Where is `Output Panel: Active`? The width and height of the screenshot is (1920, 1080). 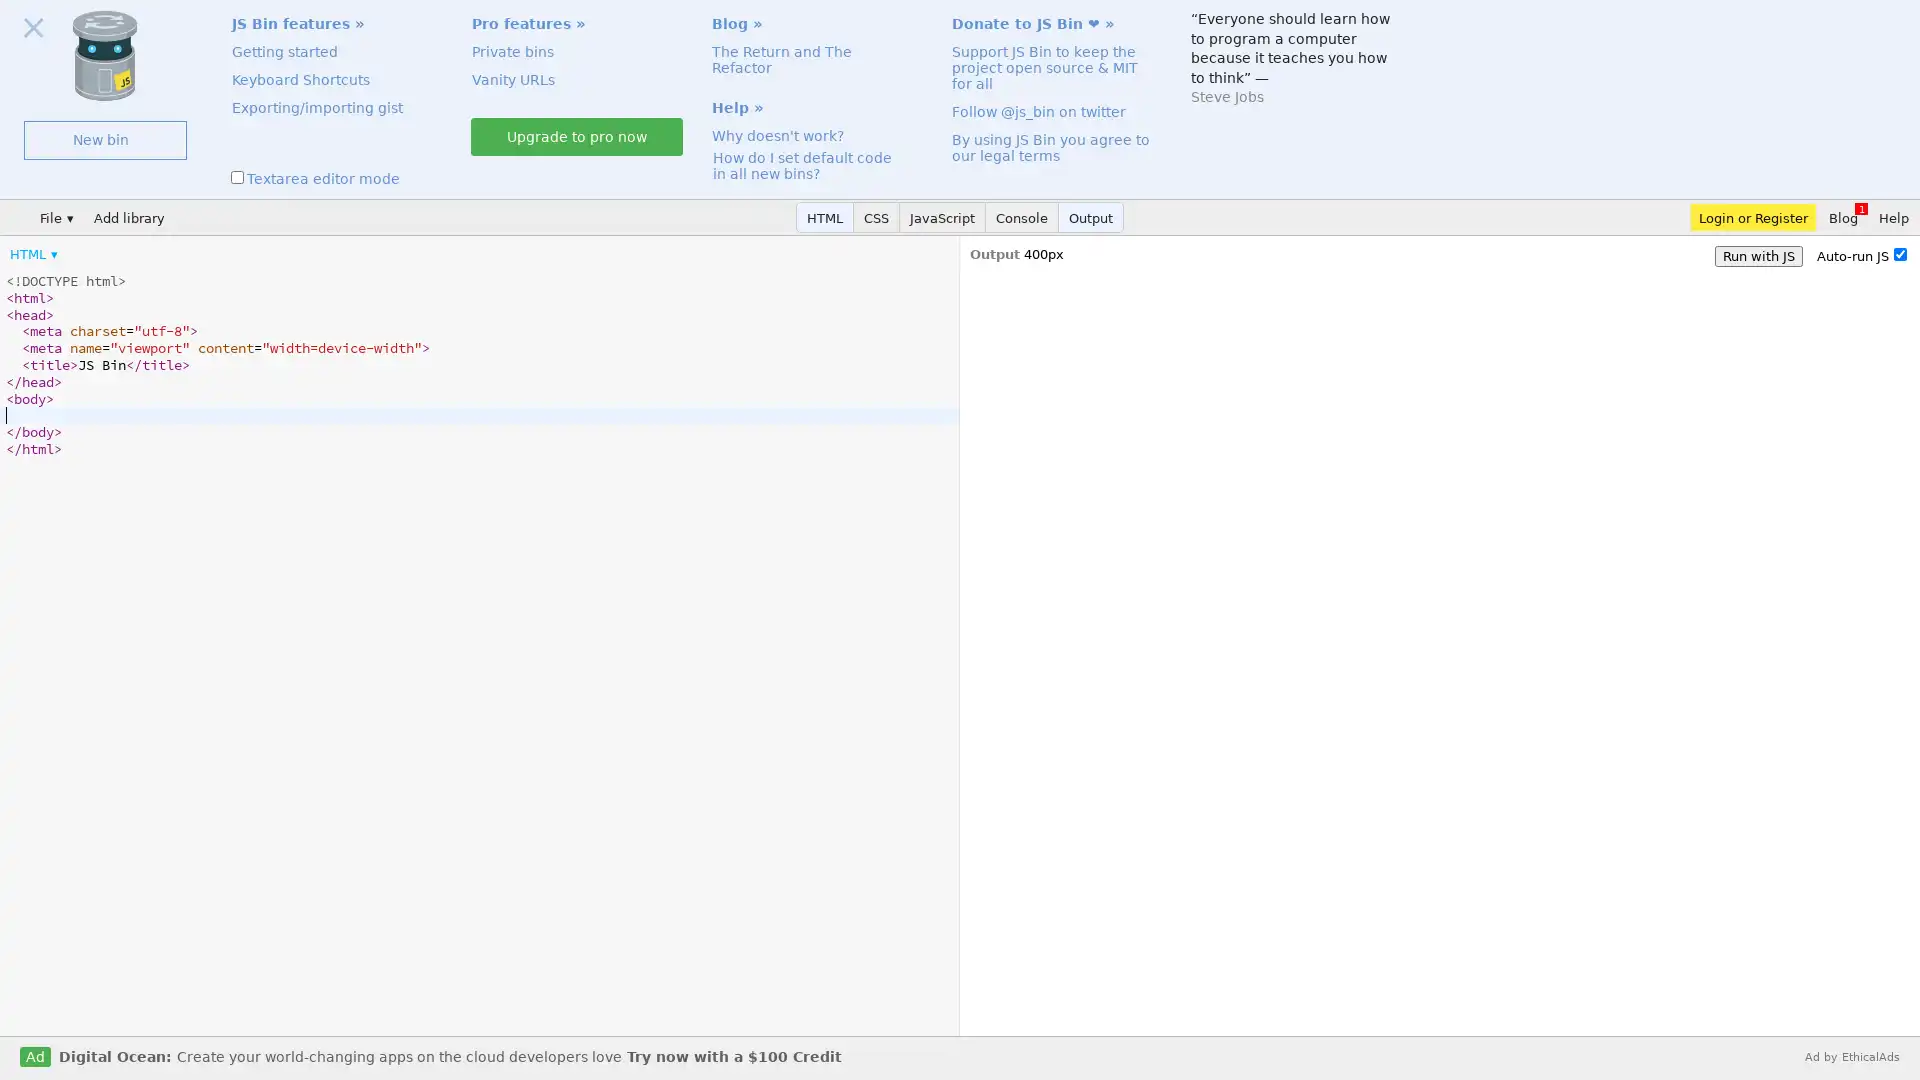 Output Panel: Active is located at coordinates (1090, 217).